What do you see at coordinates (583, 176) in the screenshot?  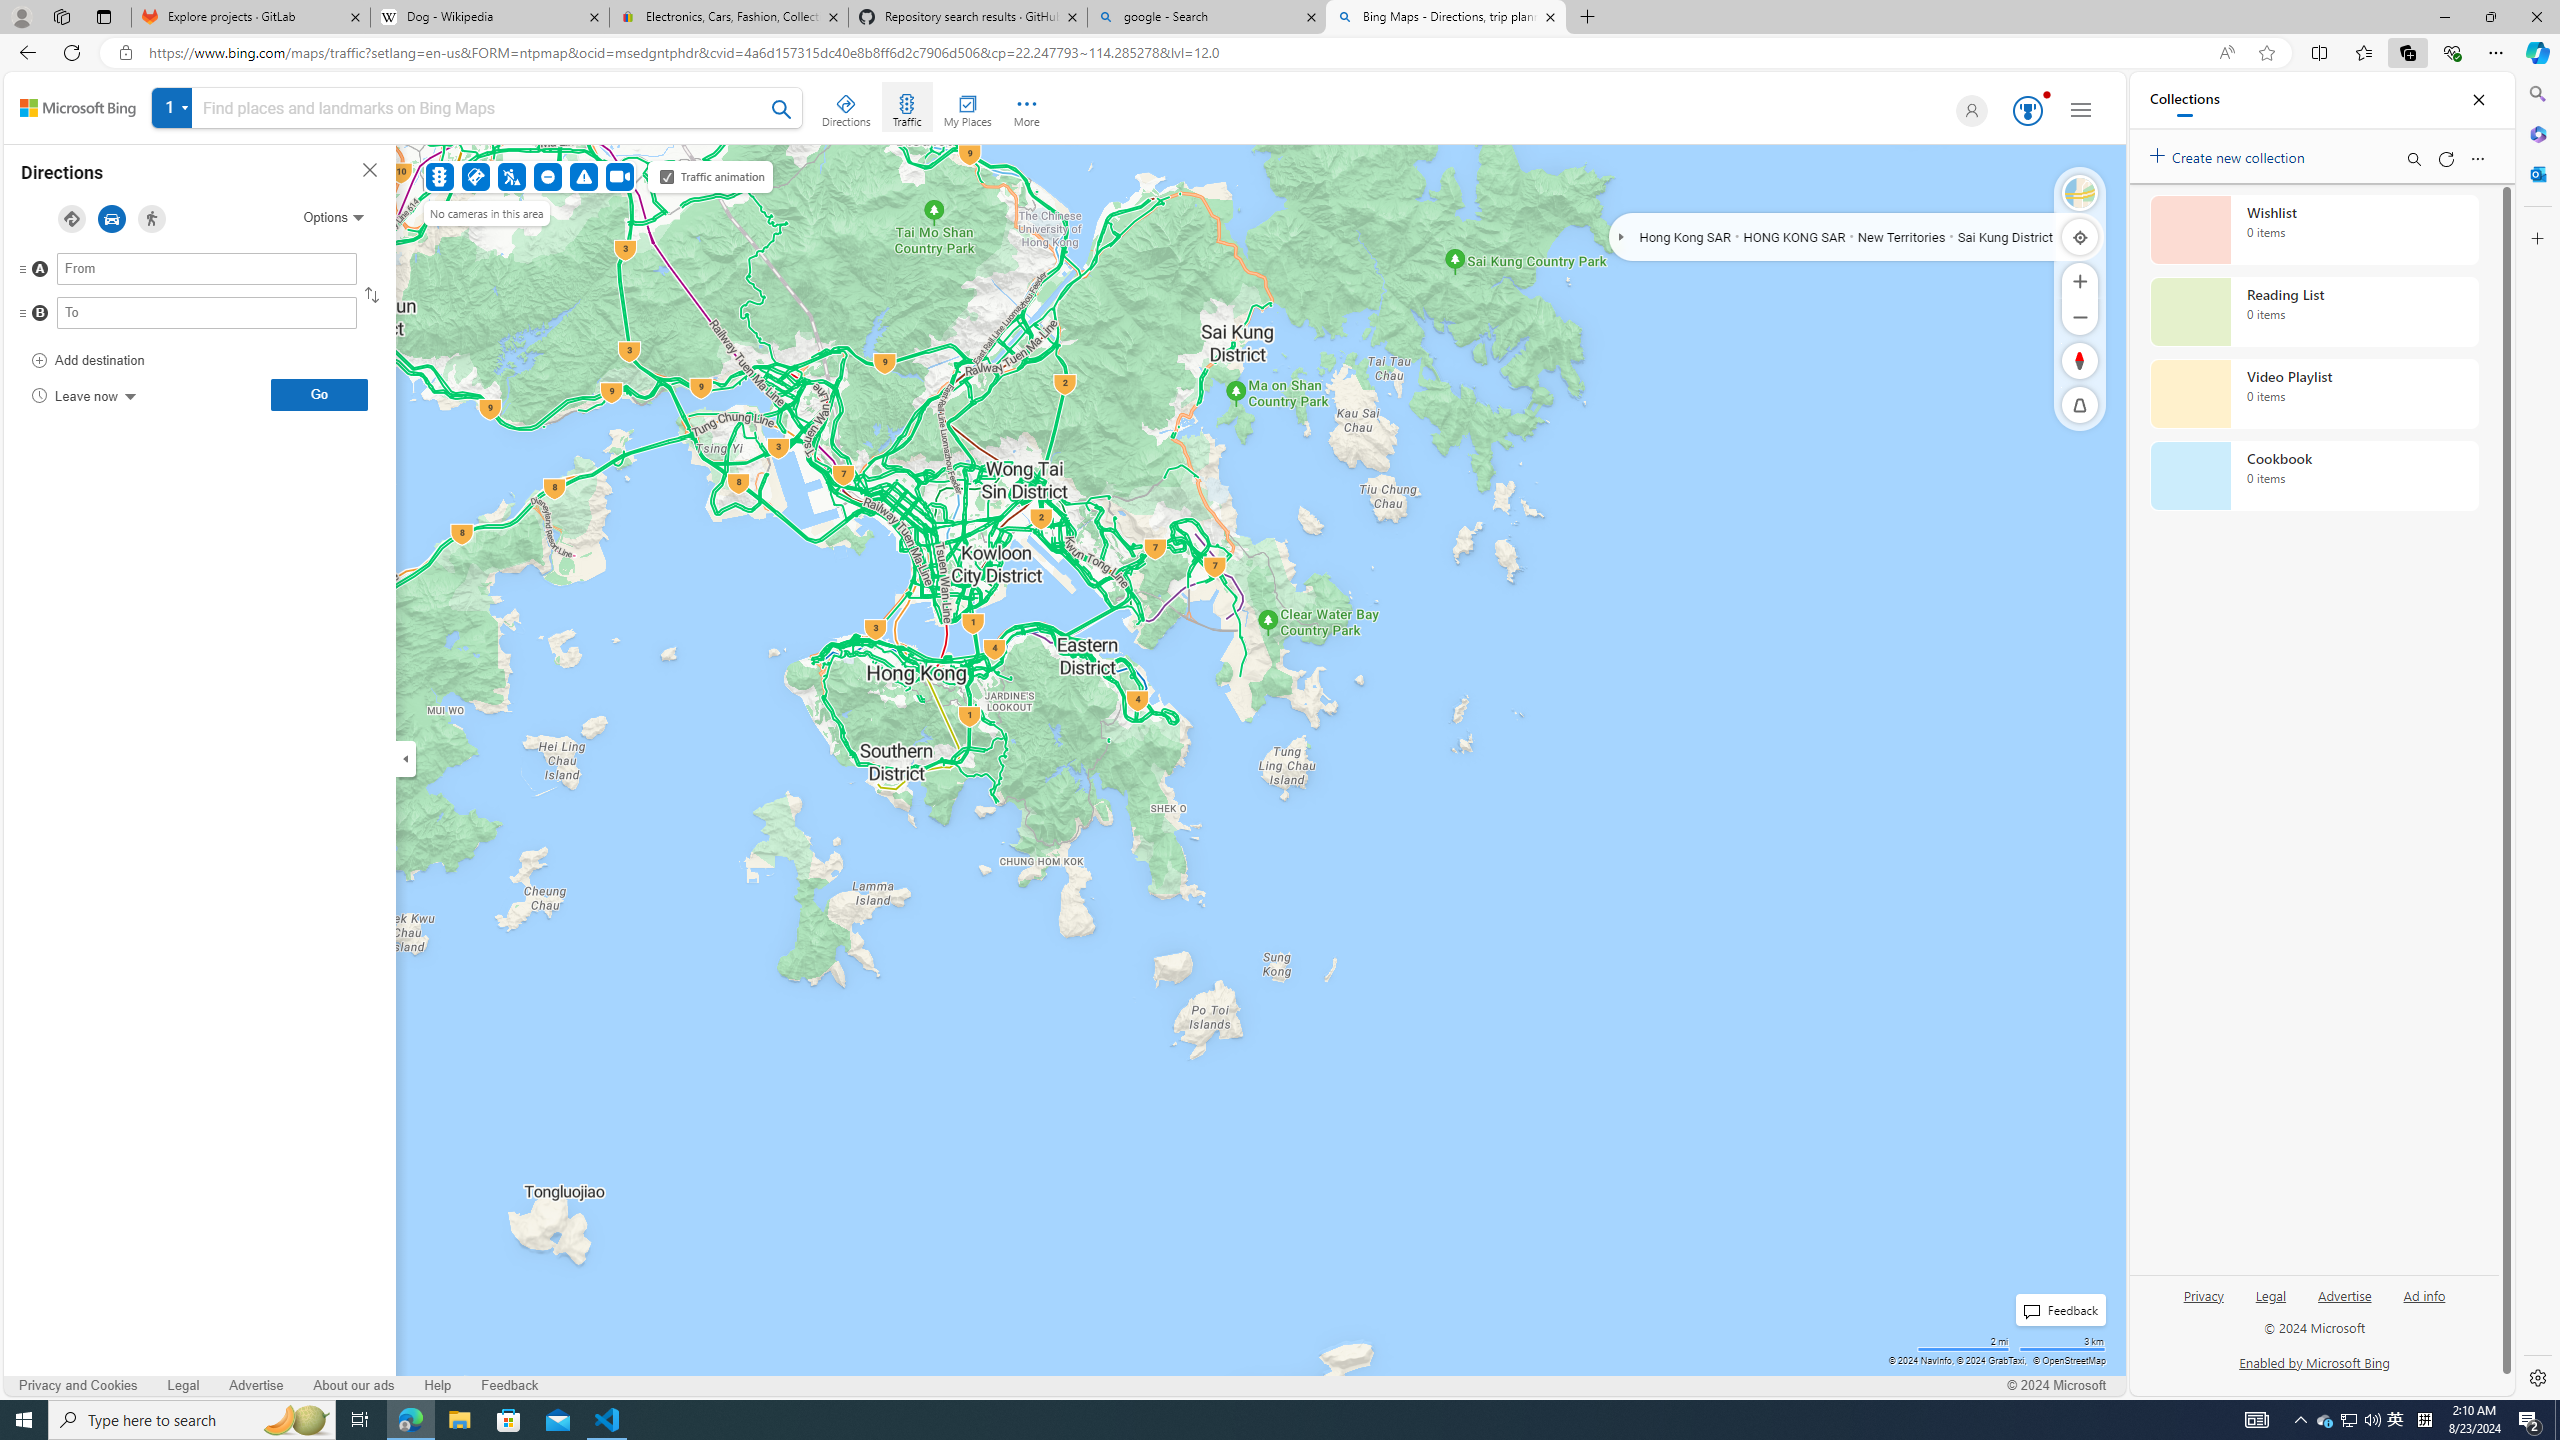 I see `'Miscellaneous incidents'` at bounding box center [583, 176].